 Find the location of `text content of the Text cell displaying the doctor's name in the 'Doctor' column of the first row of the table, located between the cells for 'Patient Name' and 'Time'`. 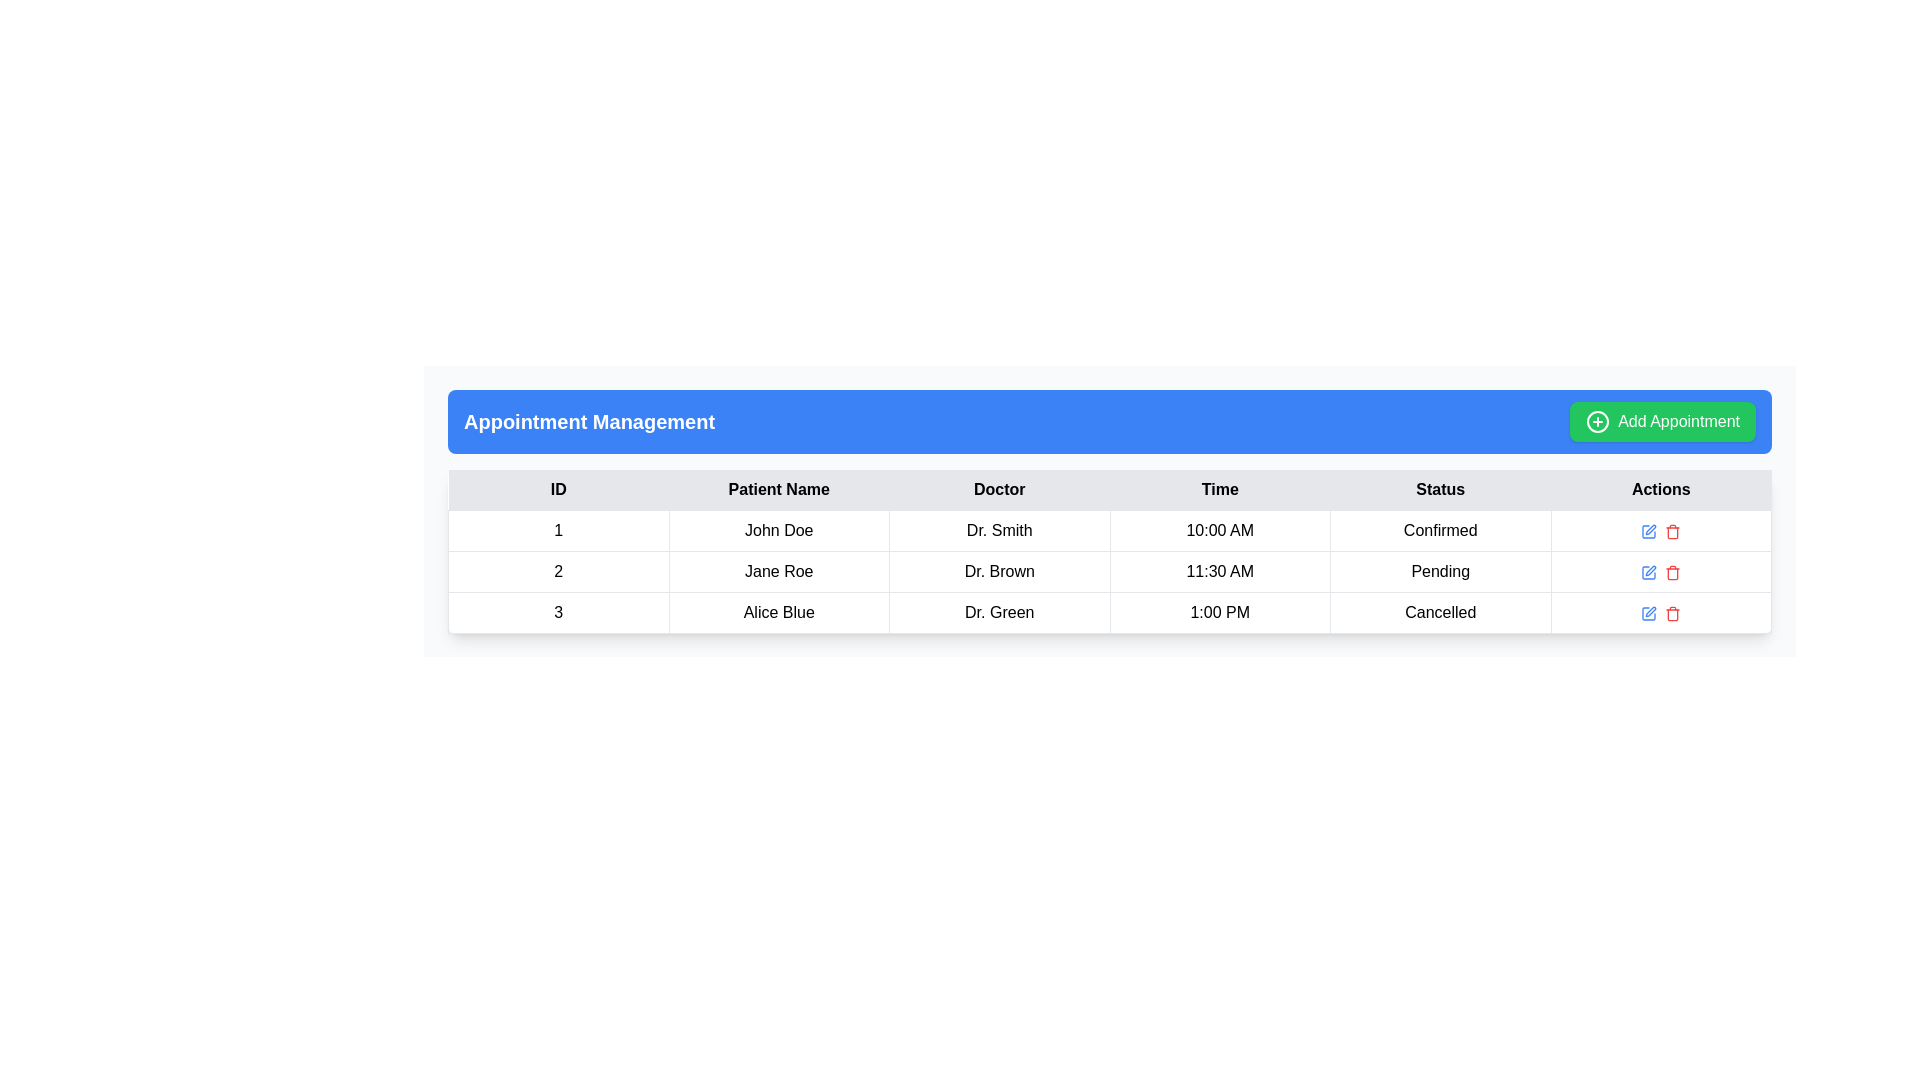

text content of the Text cell displaying the doctor's name in the 'Doctor' column of the first row of the table, located between the cells for 'Patient Name' and 'Time' is located at coordinates (999, 530).